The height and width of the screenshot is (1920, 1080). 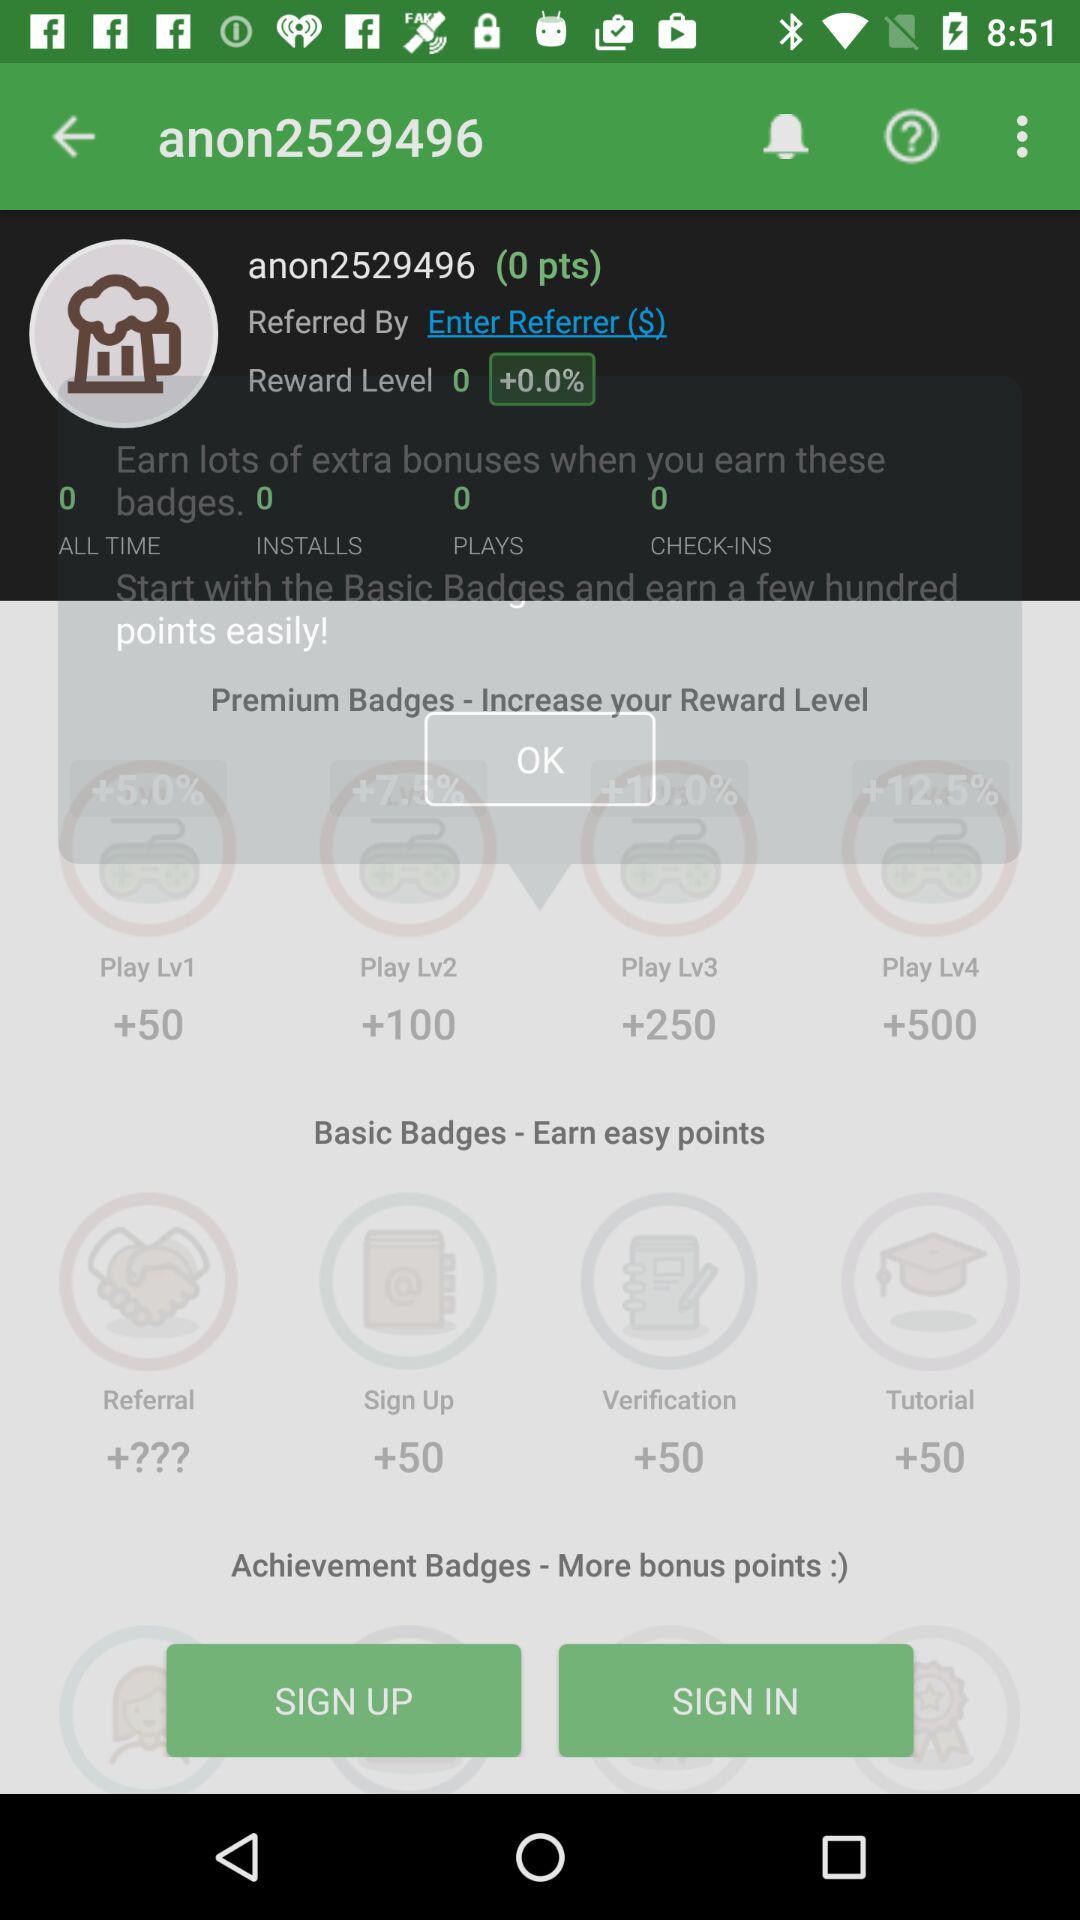 What do you see at coordinates (123, 333) in the screenshot?
I see `check image` at bounding box center [123, 333].